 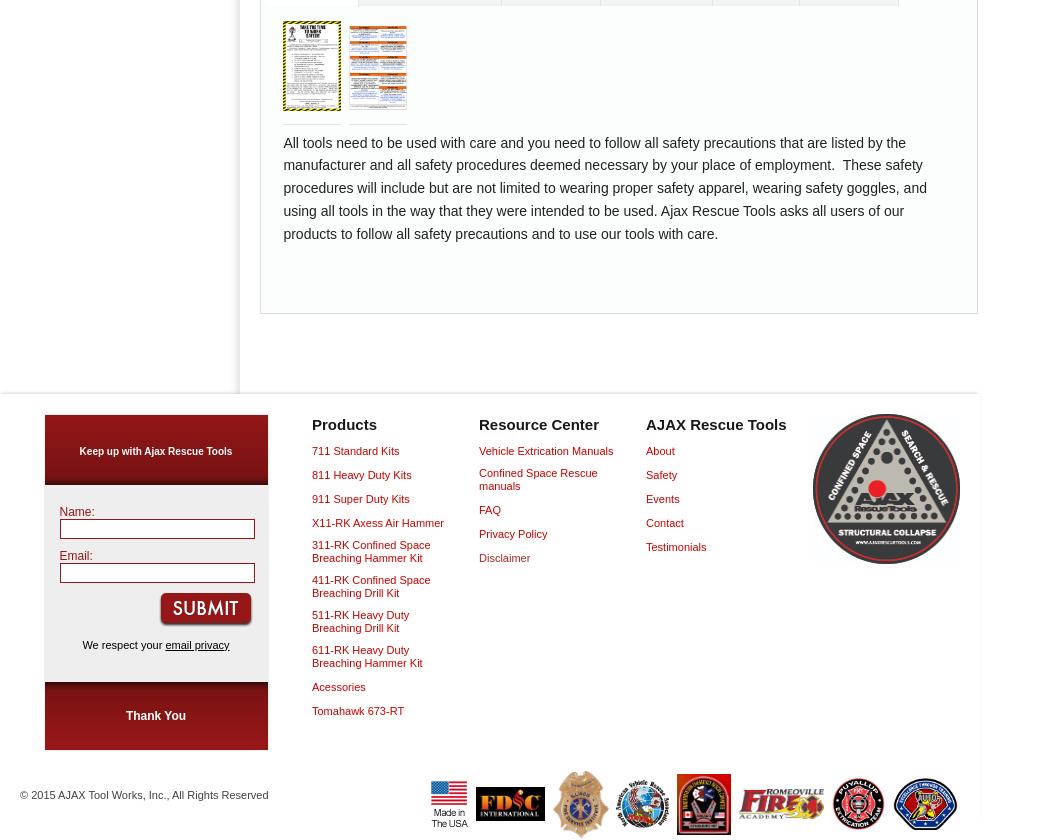 What do you see at coordinates (344, 423) in the screenshot?
I see `'Products'` at bounding box center [344, 423].